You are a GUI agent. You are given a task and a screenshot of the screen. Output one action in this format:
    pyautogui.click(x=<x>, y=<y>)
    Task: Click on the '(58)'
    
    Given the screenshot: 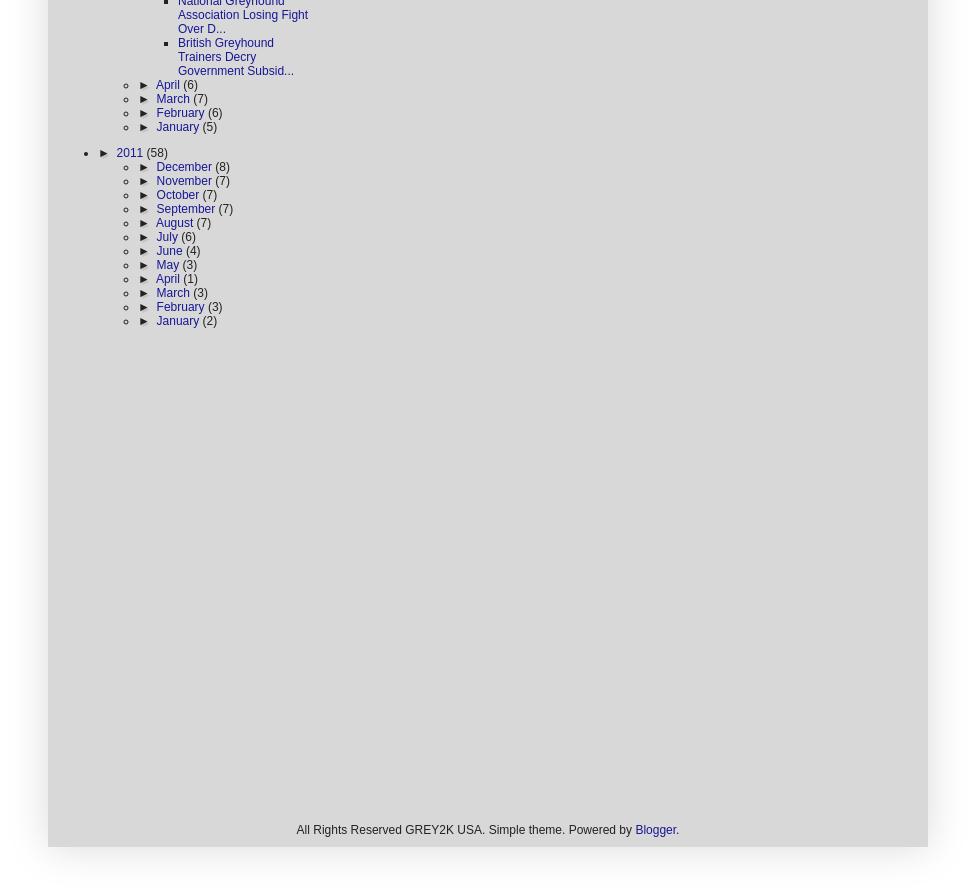 What is the action you would take?
    pyautogui.click(x=144, y=152)
    